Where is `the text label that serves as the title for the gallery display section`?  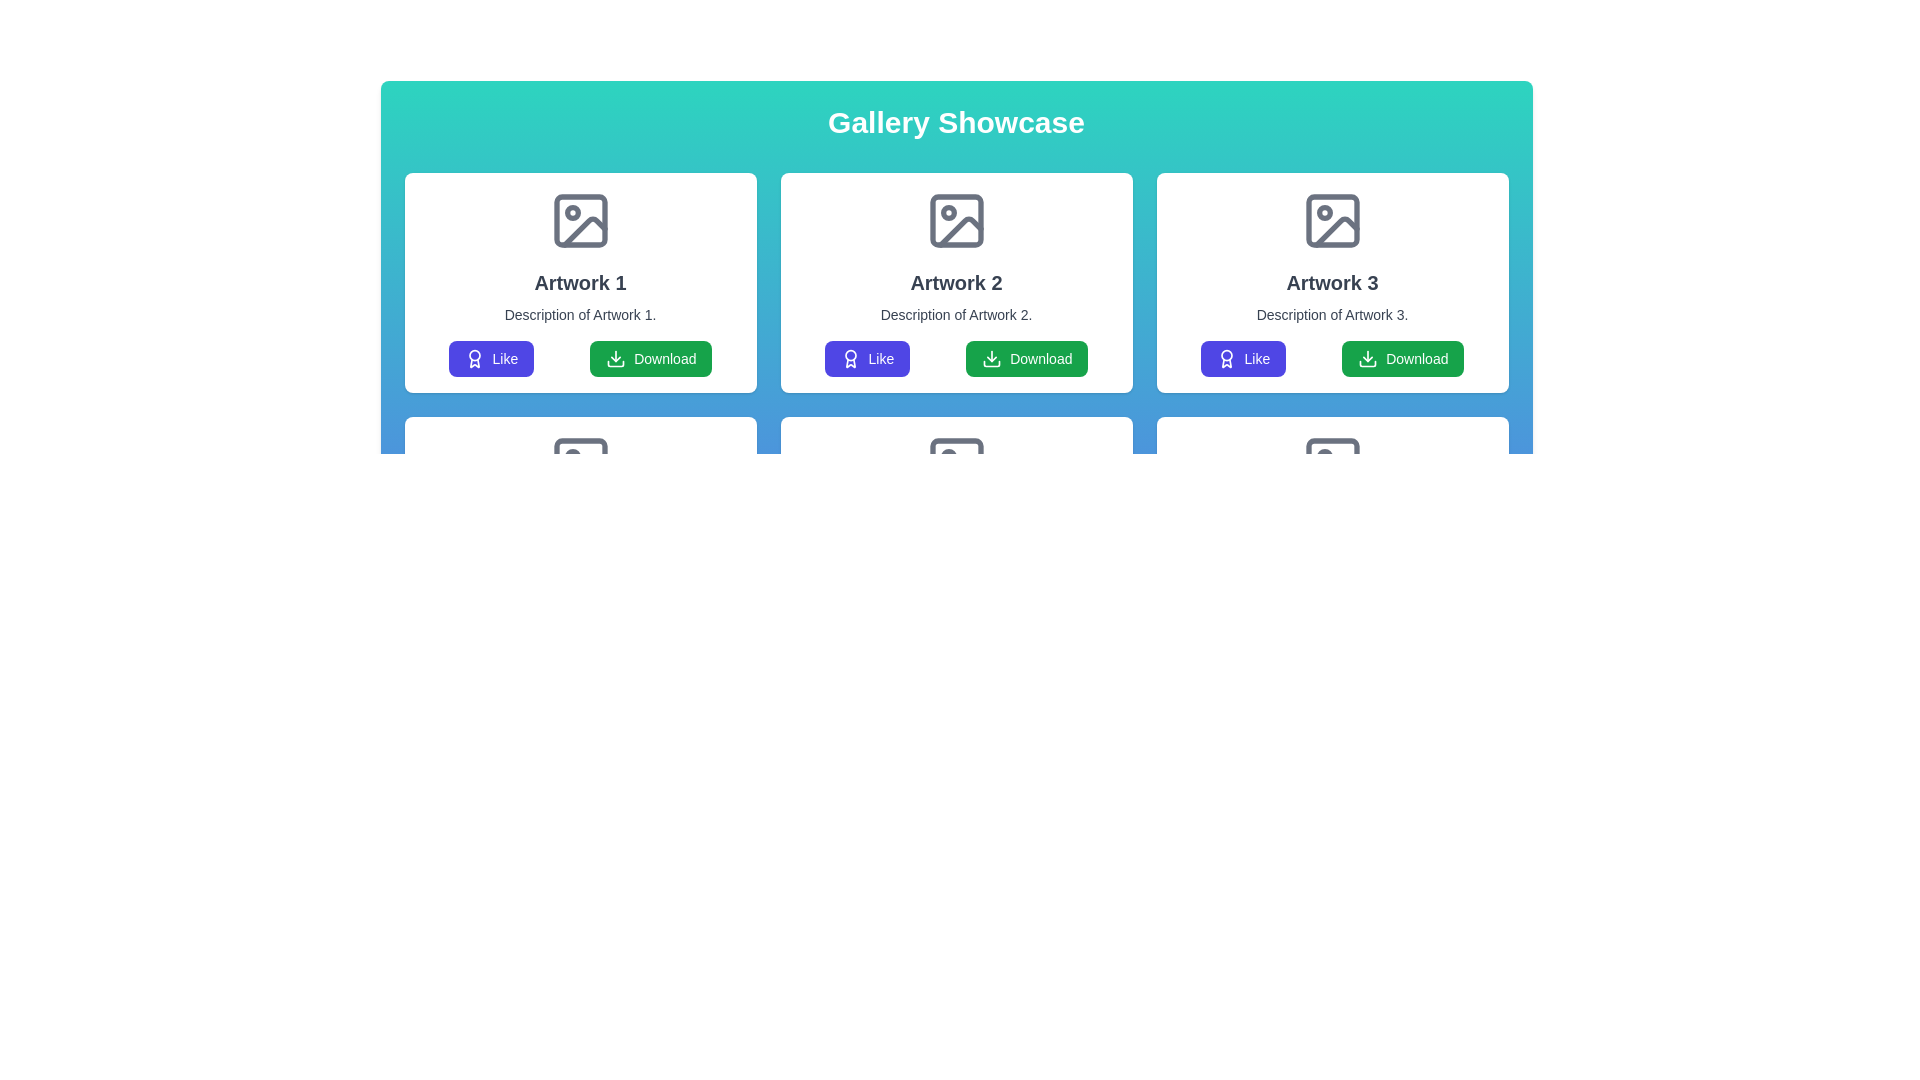 the text label that serves as the title for the gallery display section is located at coordinates (955, 123).